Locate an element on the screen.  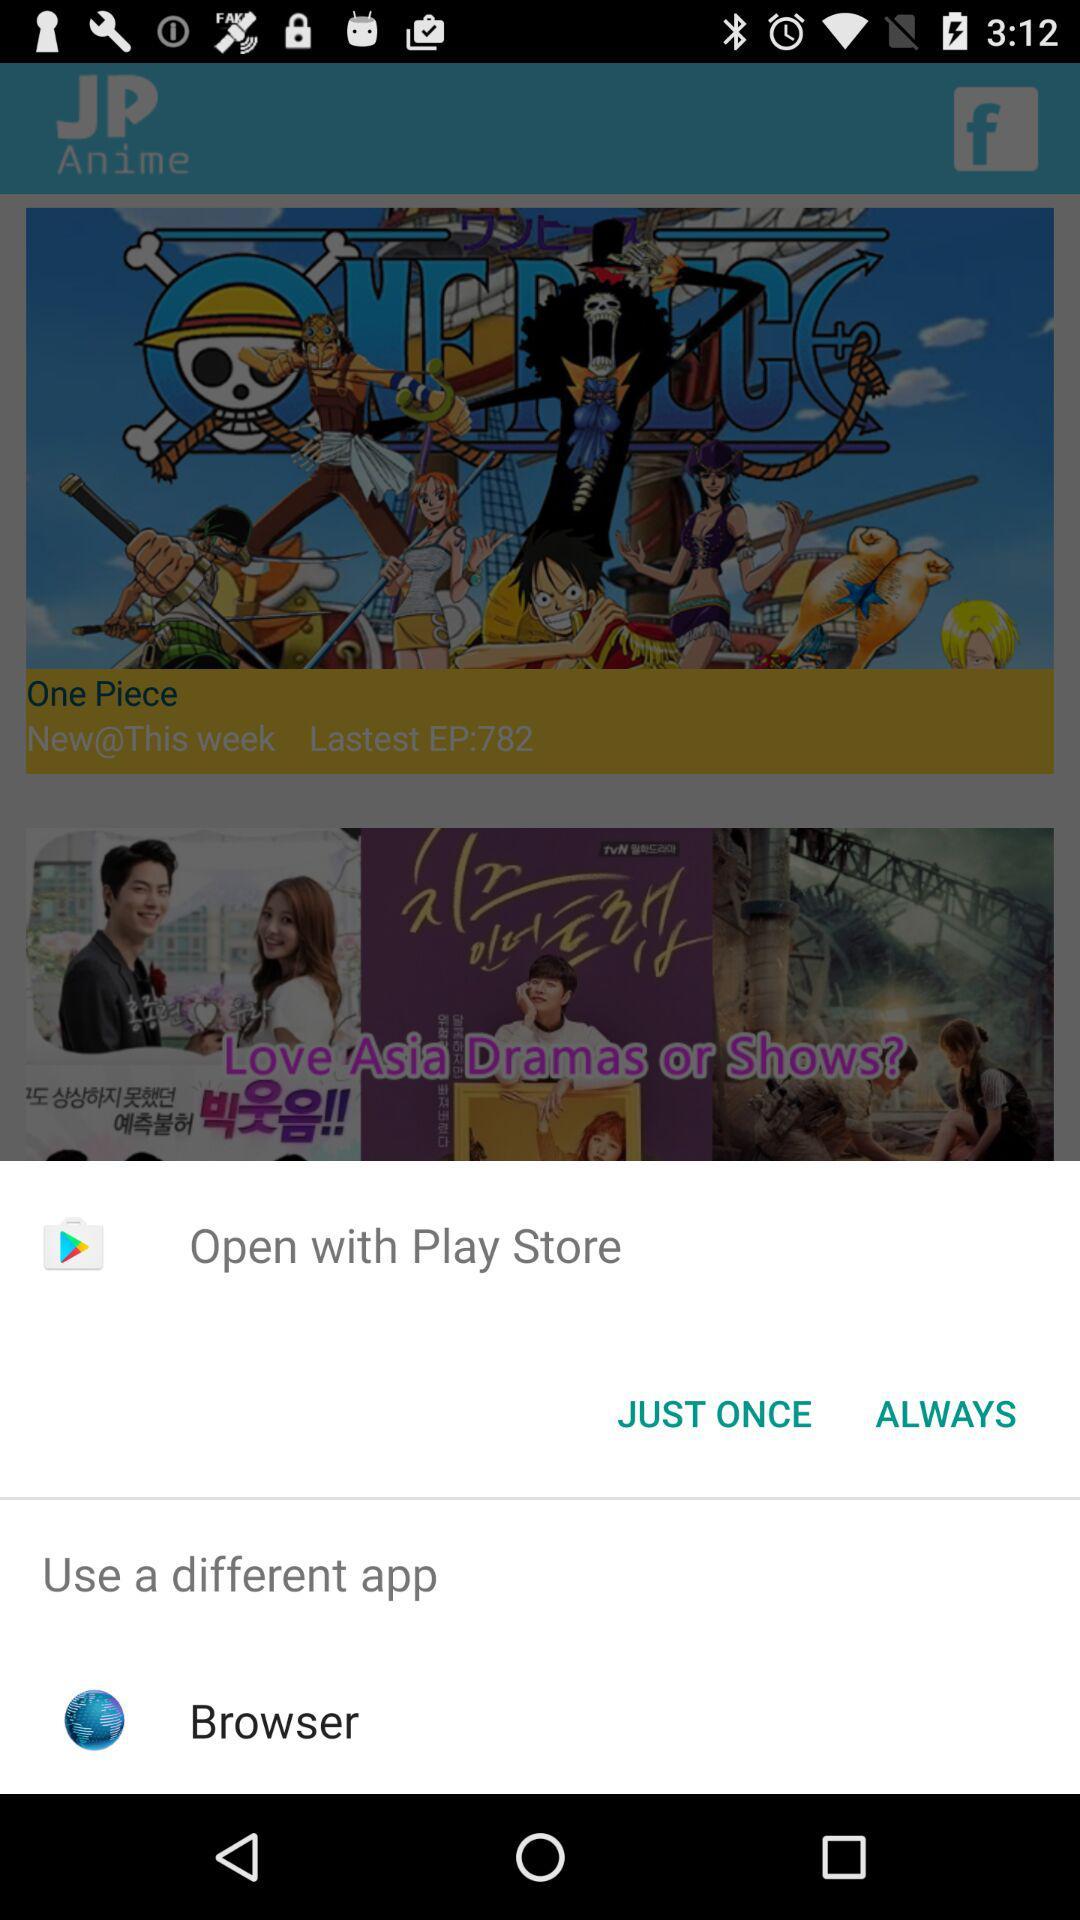
browser item is located at coordinates (274, 1719).